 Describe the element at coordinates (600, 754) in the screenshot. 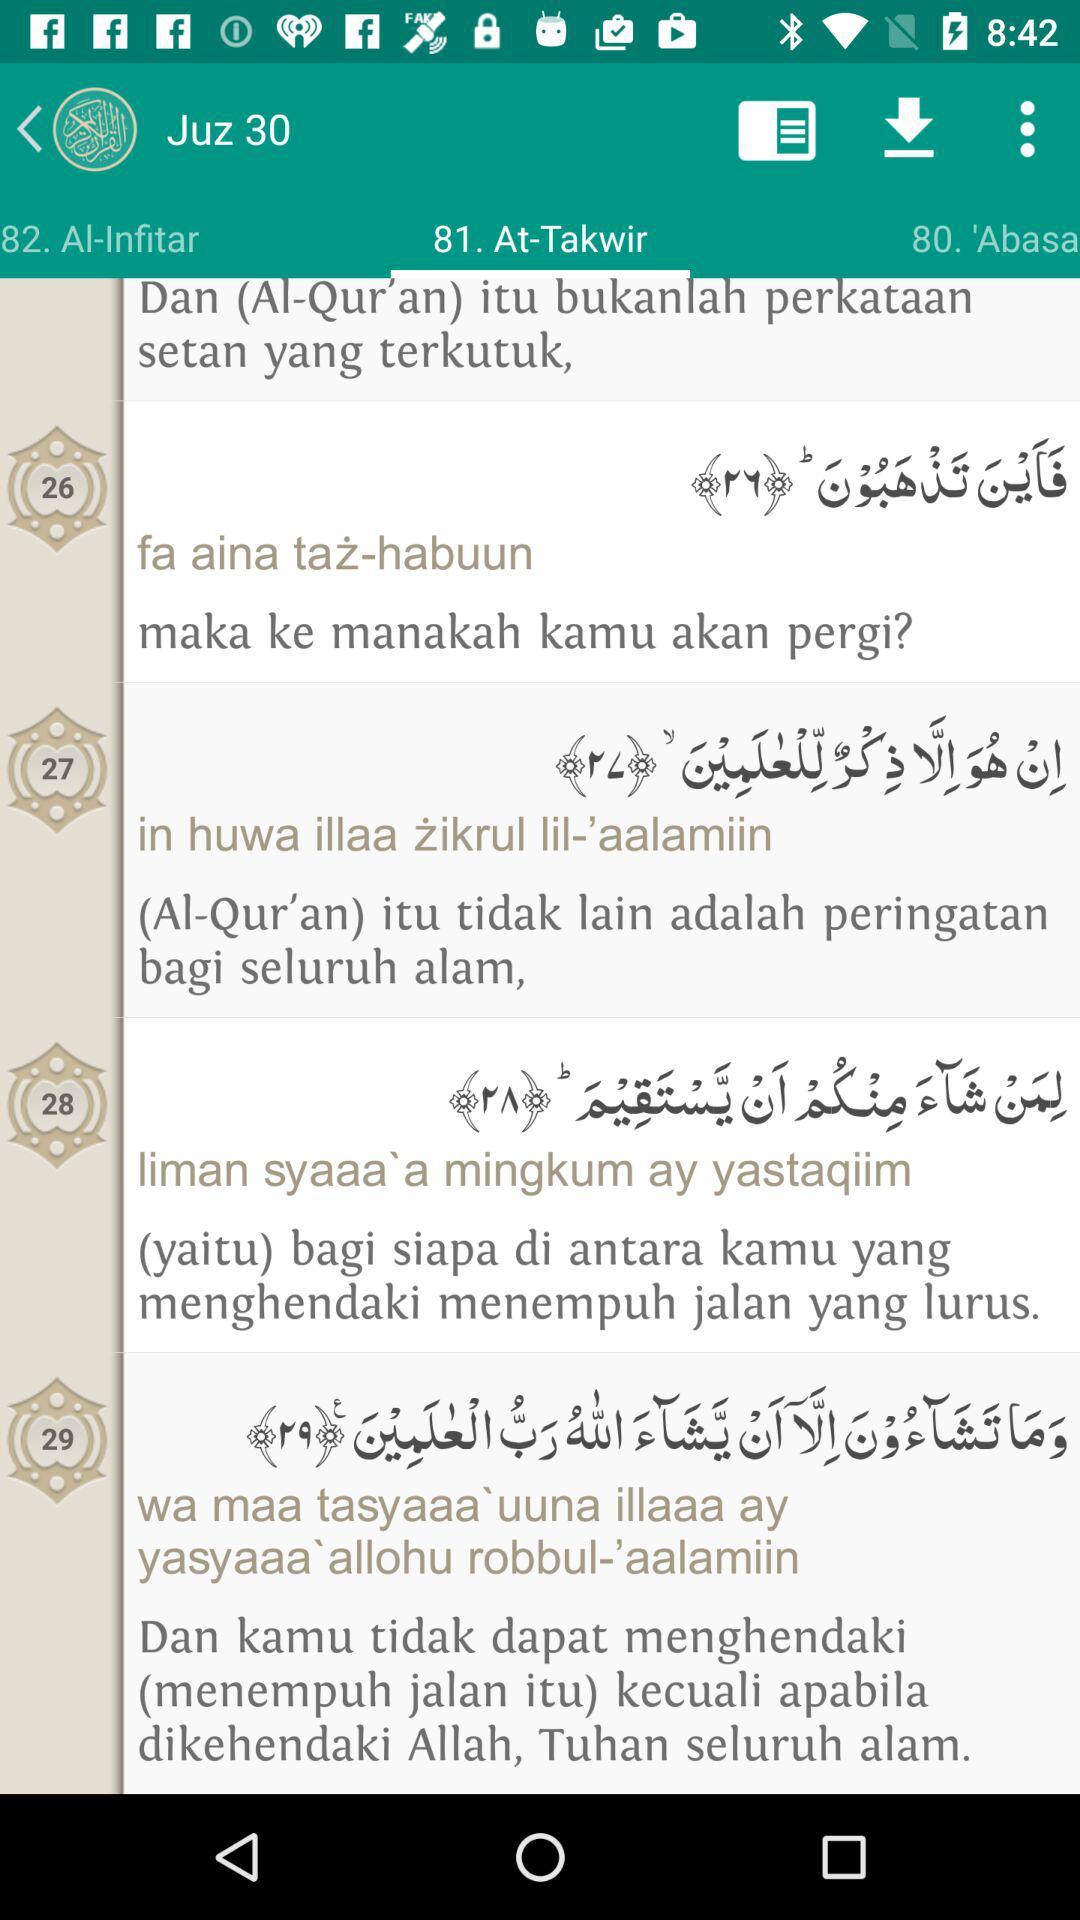

I see `the icon above in huwa illaa` at that location.